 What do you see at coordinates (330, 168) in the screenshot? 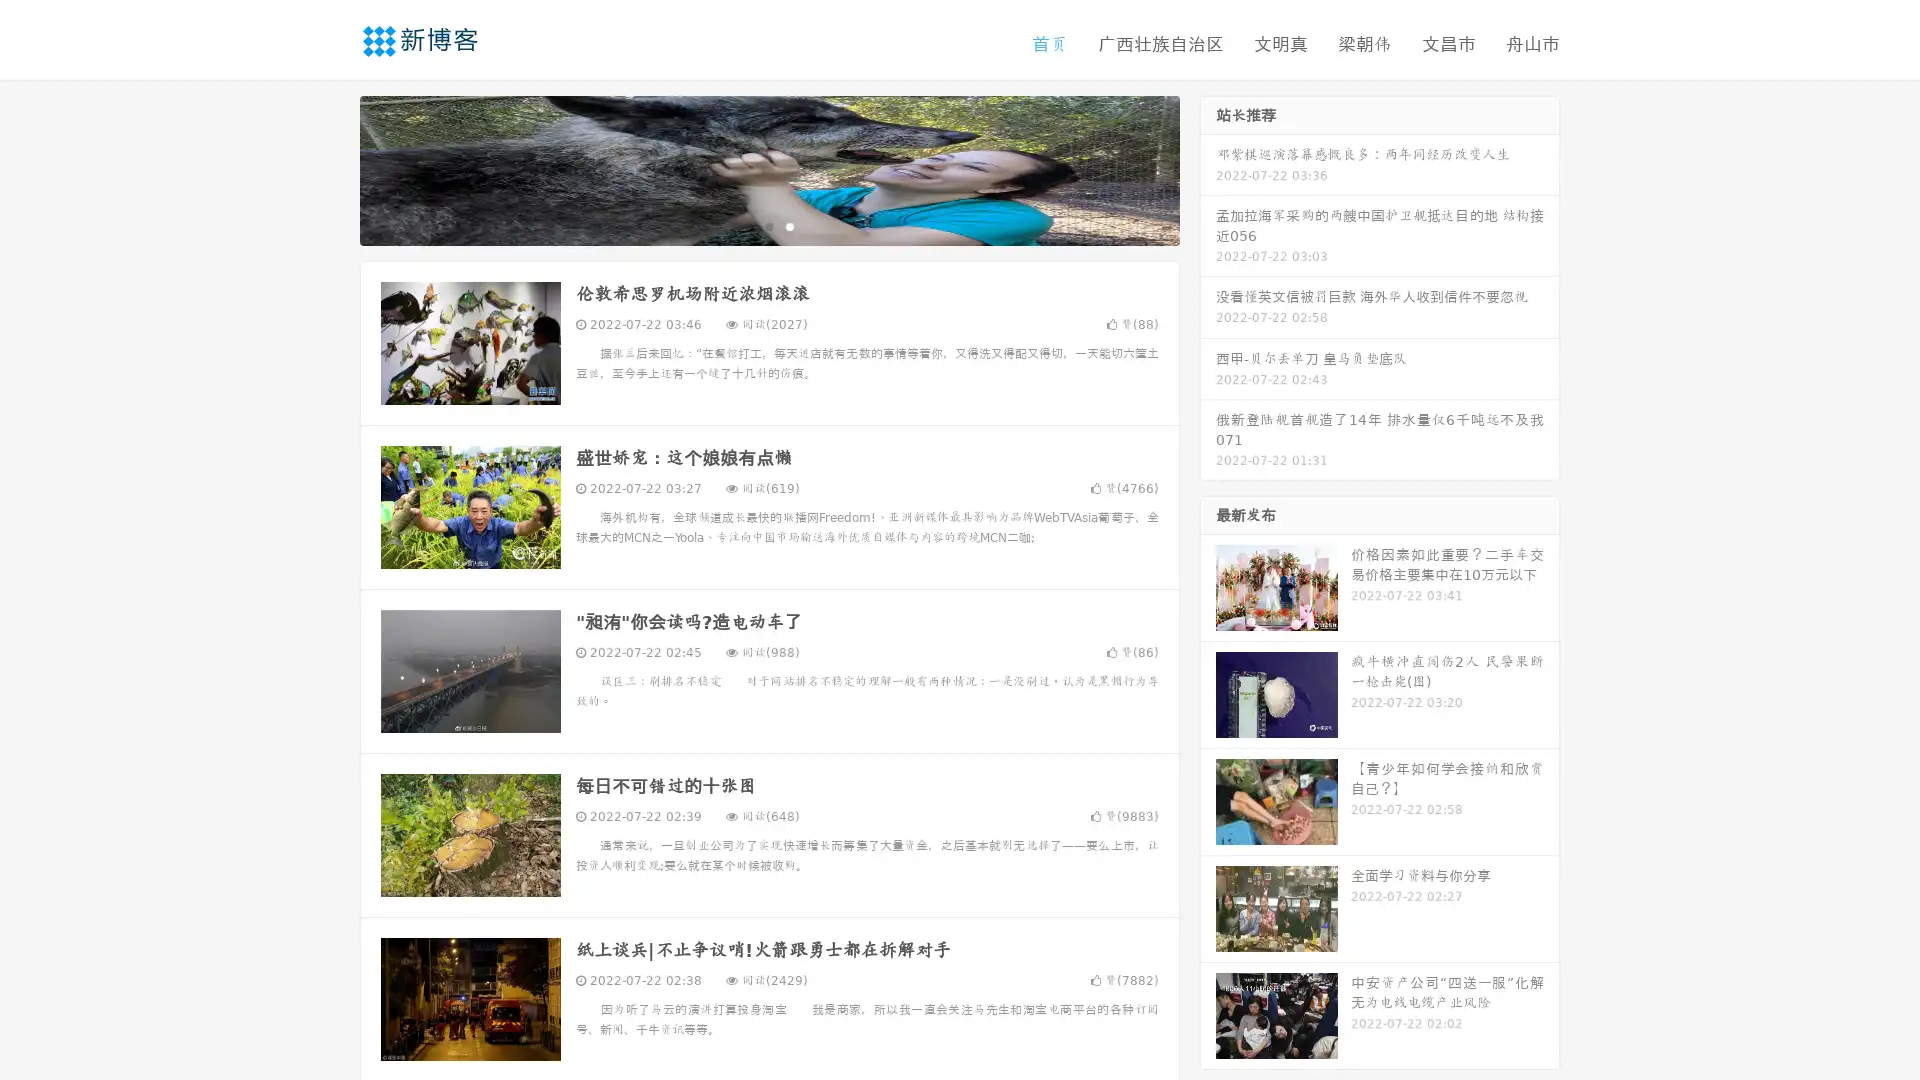
I see `Previous slide` at bounding box center [330, 168].